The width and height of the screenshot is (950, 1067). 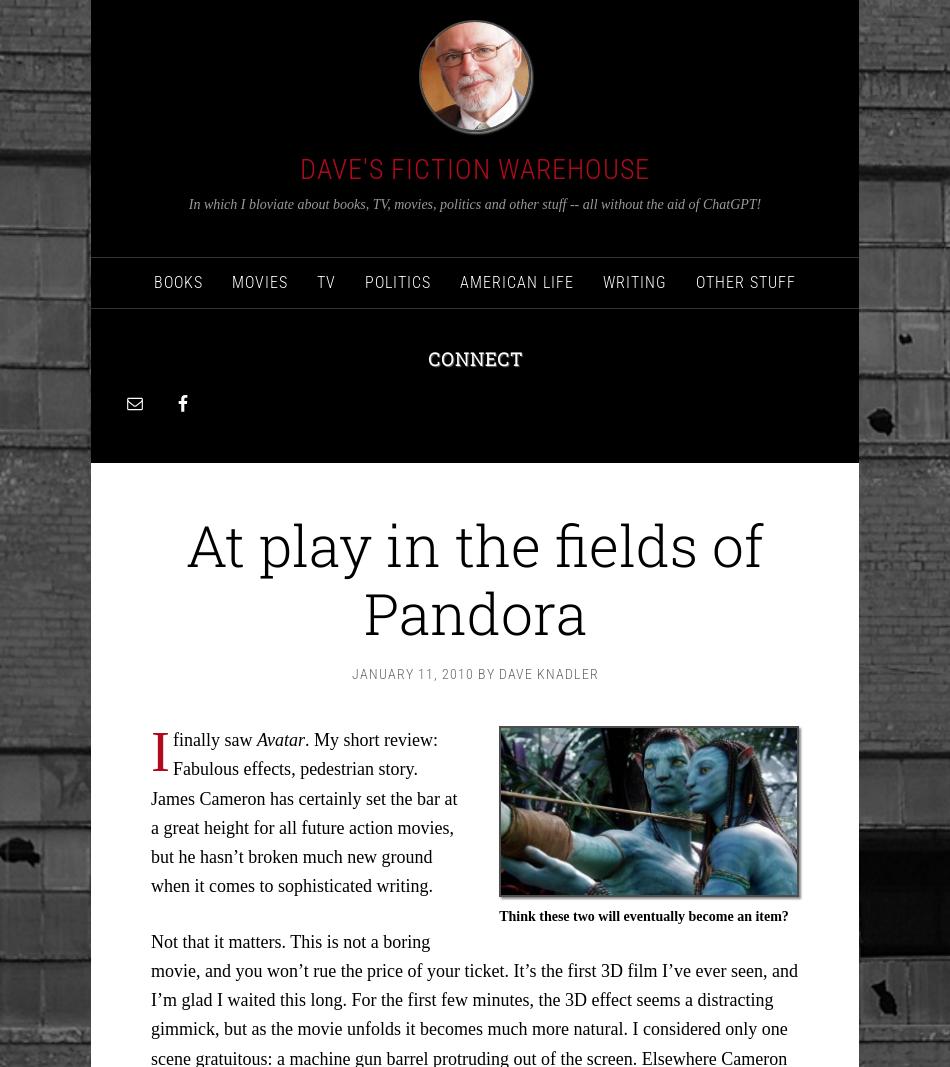 I want to click on 'In which I bloviate about books, TV, movies, politics and other stuff -- all without the aid of  ChatGPT!', so click(x=473, y=204).